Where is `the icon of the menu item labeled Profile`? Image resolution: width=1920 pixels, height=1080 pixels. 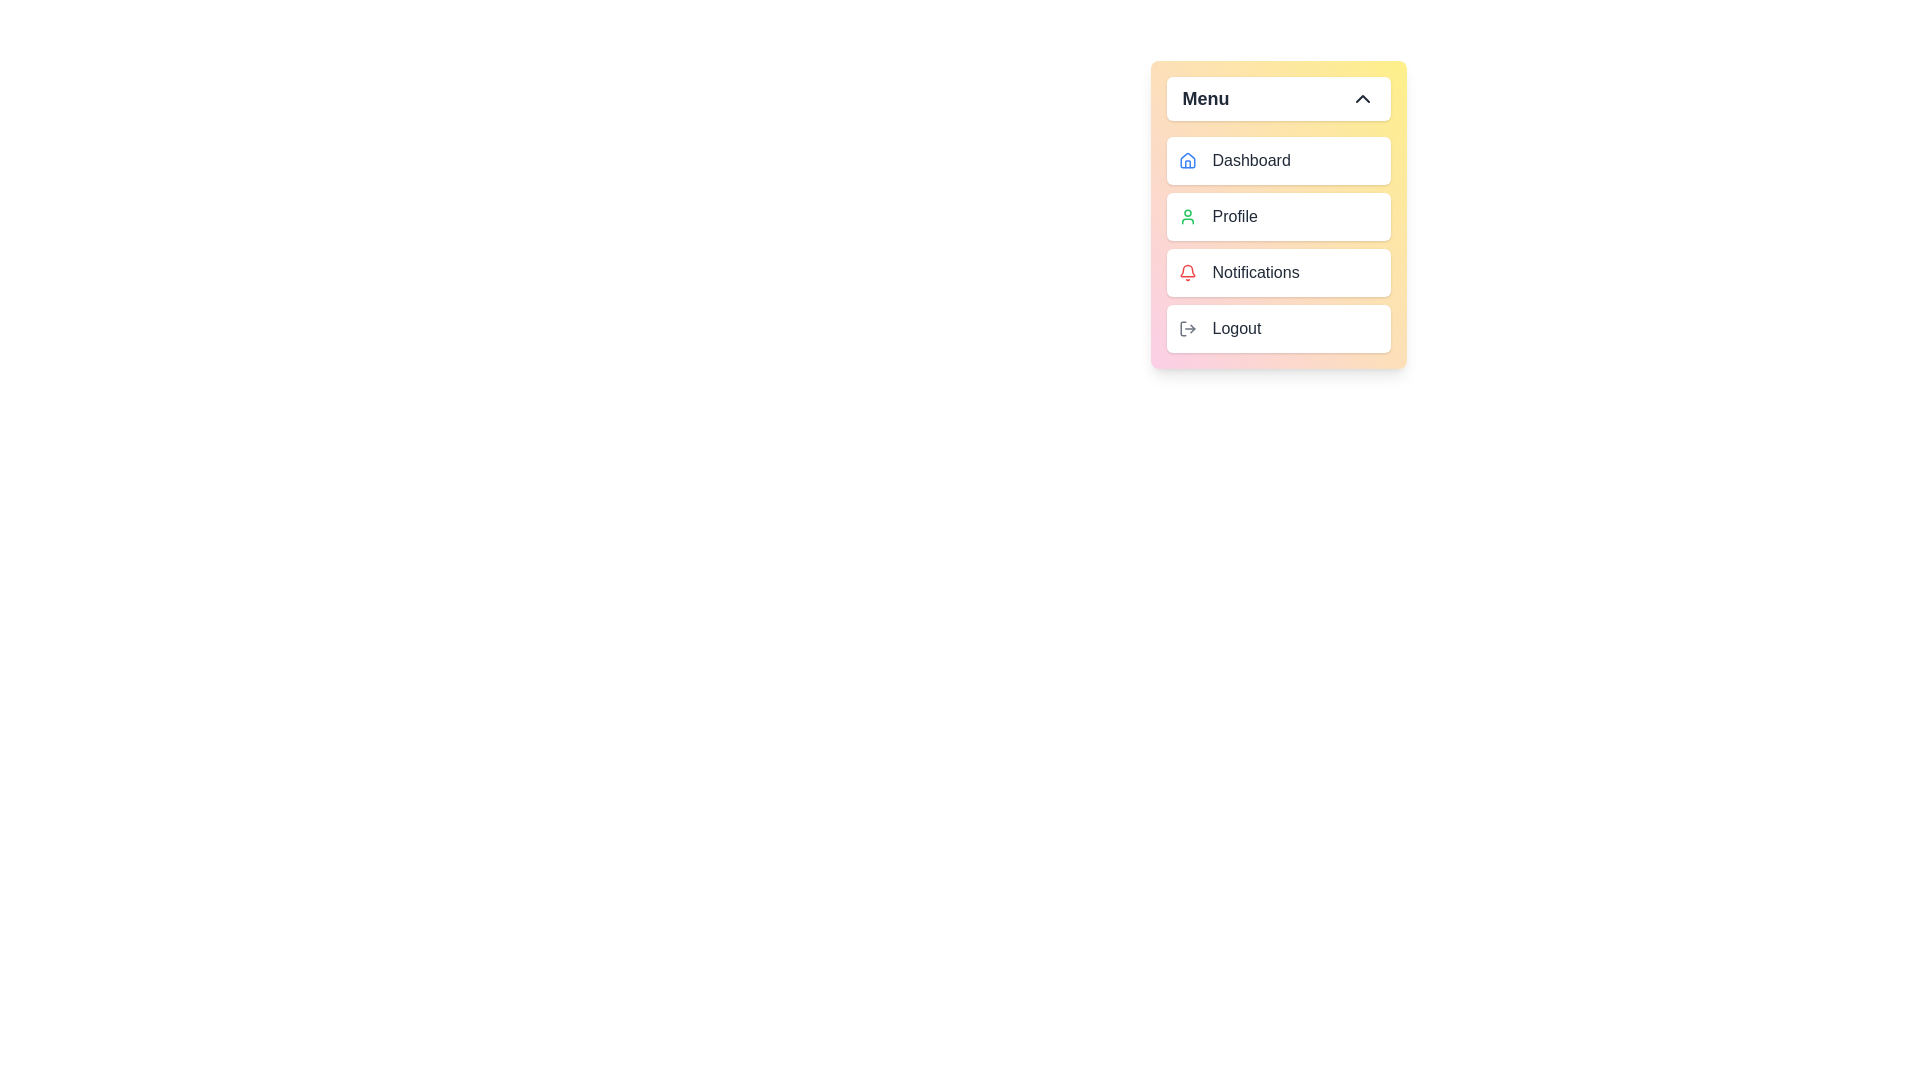
the icon of the menu item labeled Profile is located at coordinates (1187, 216).